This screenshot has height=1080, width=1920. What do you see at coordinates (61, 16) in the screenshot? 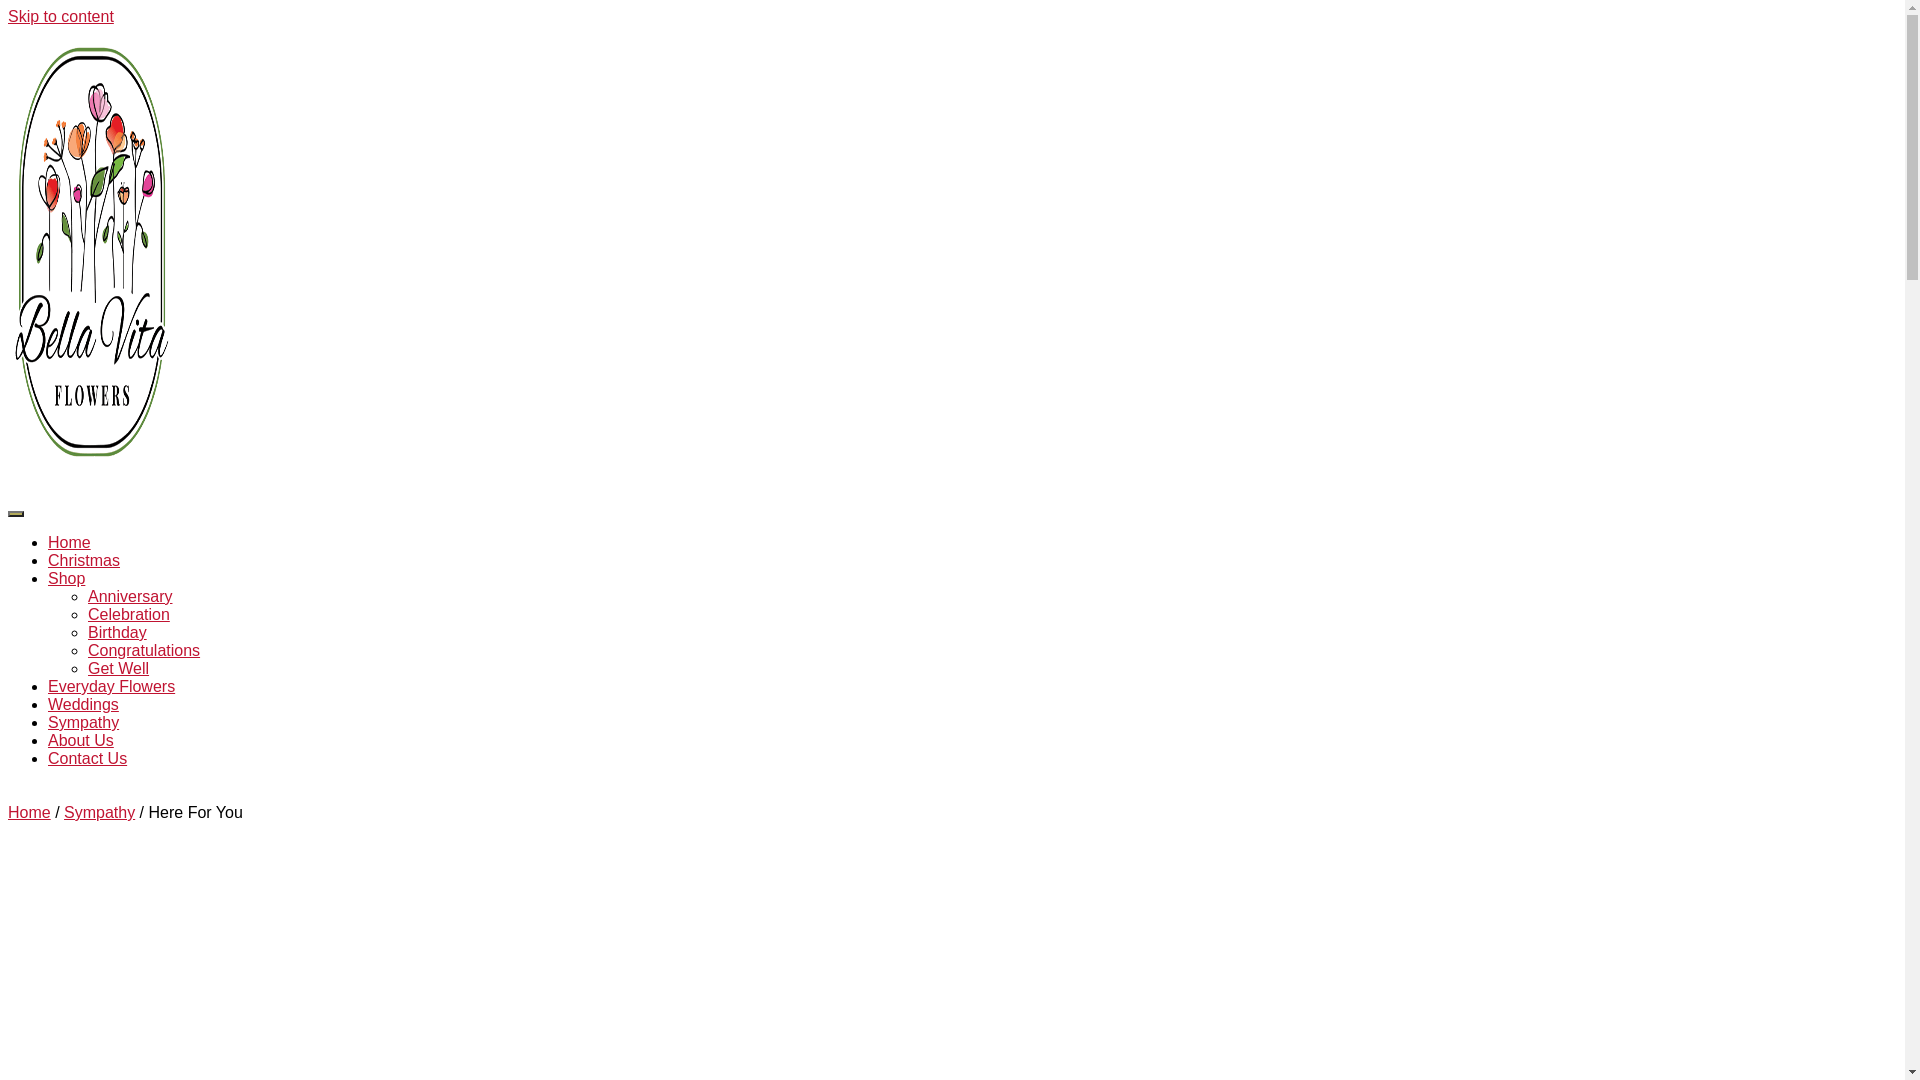
I see `'Skip to content'` at bounding box center [61, 16].